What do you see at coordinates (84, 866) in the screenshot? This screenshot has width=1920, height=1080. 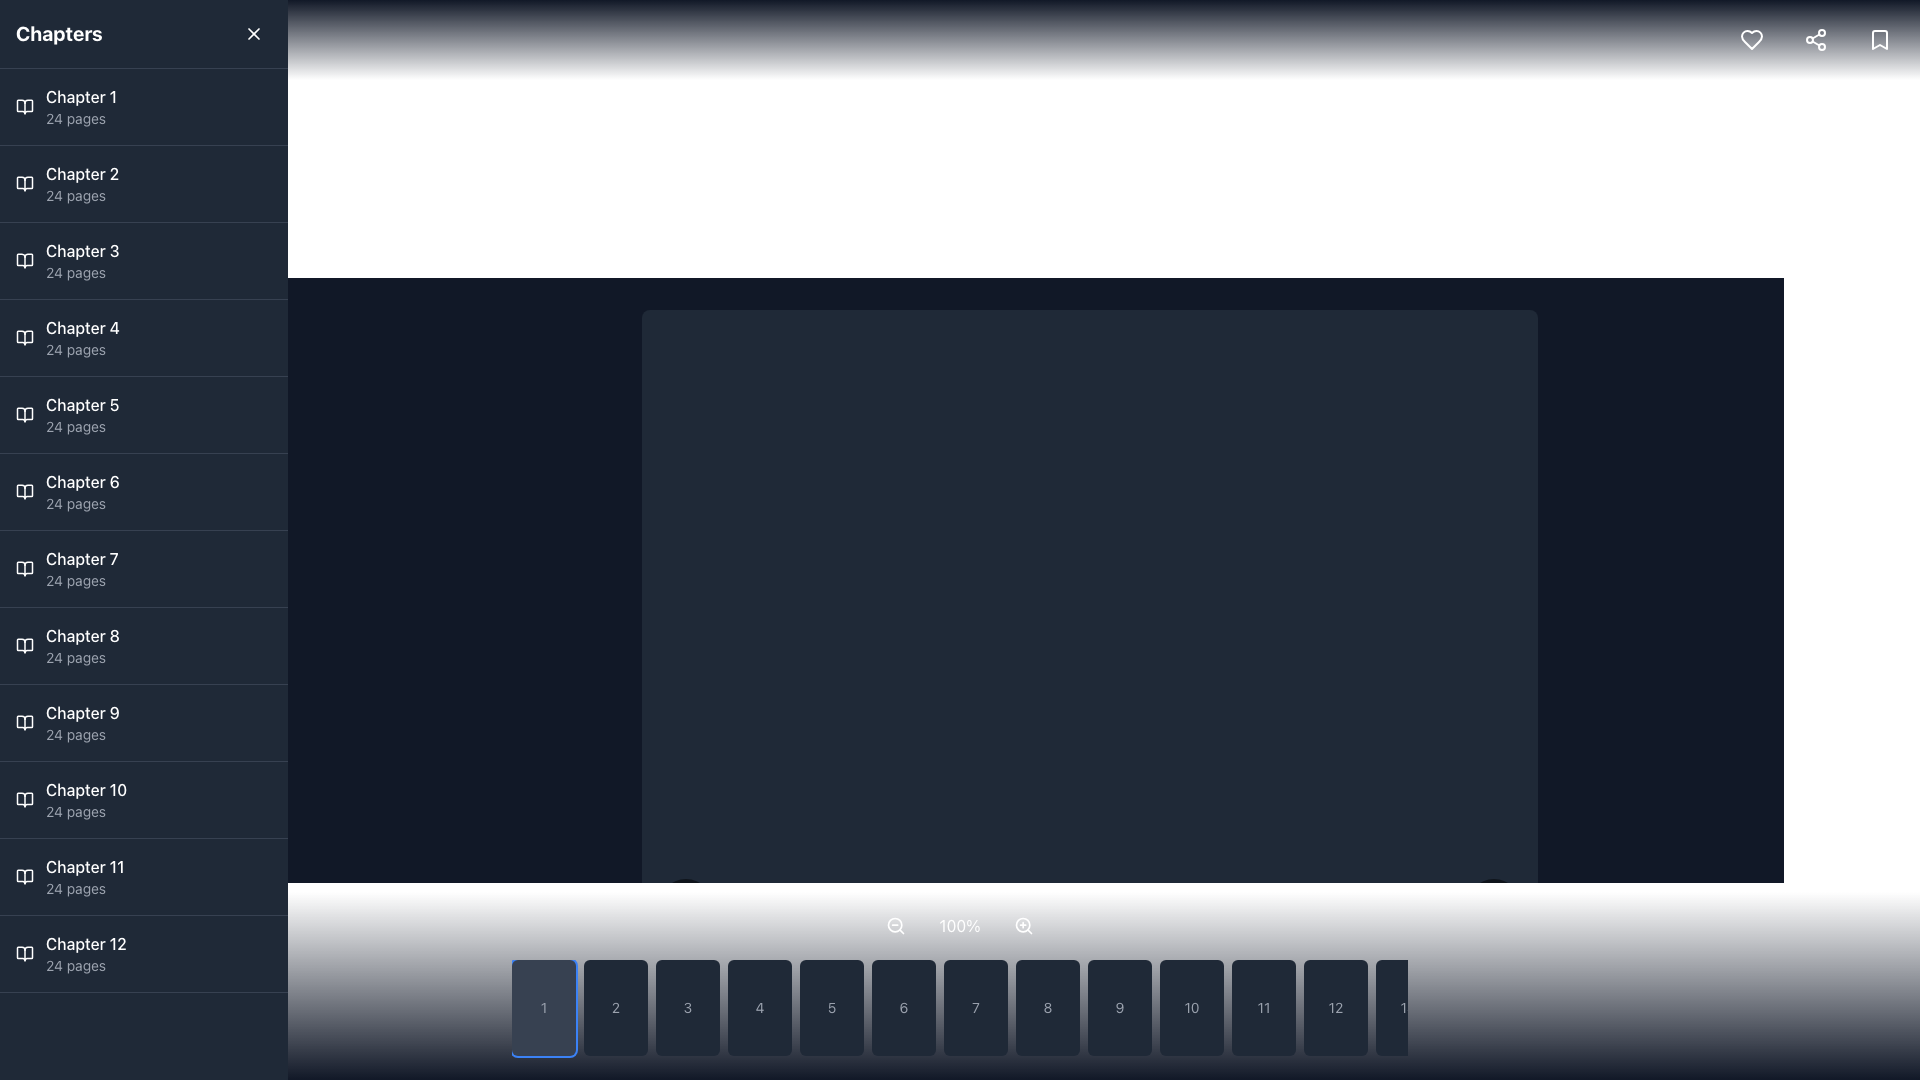 I see `text label indicating the title of the eleventh chapter, positioned on the left sidebar above '24 pages' and below 'Chapter 10'` at bounding box center [84, 866].